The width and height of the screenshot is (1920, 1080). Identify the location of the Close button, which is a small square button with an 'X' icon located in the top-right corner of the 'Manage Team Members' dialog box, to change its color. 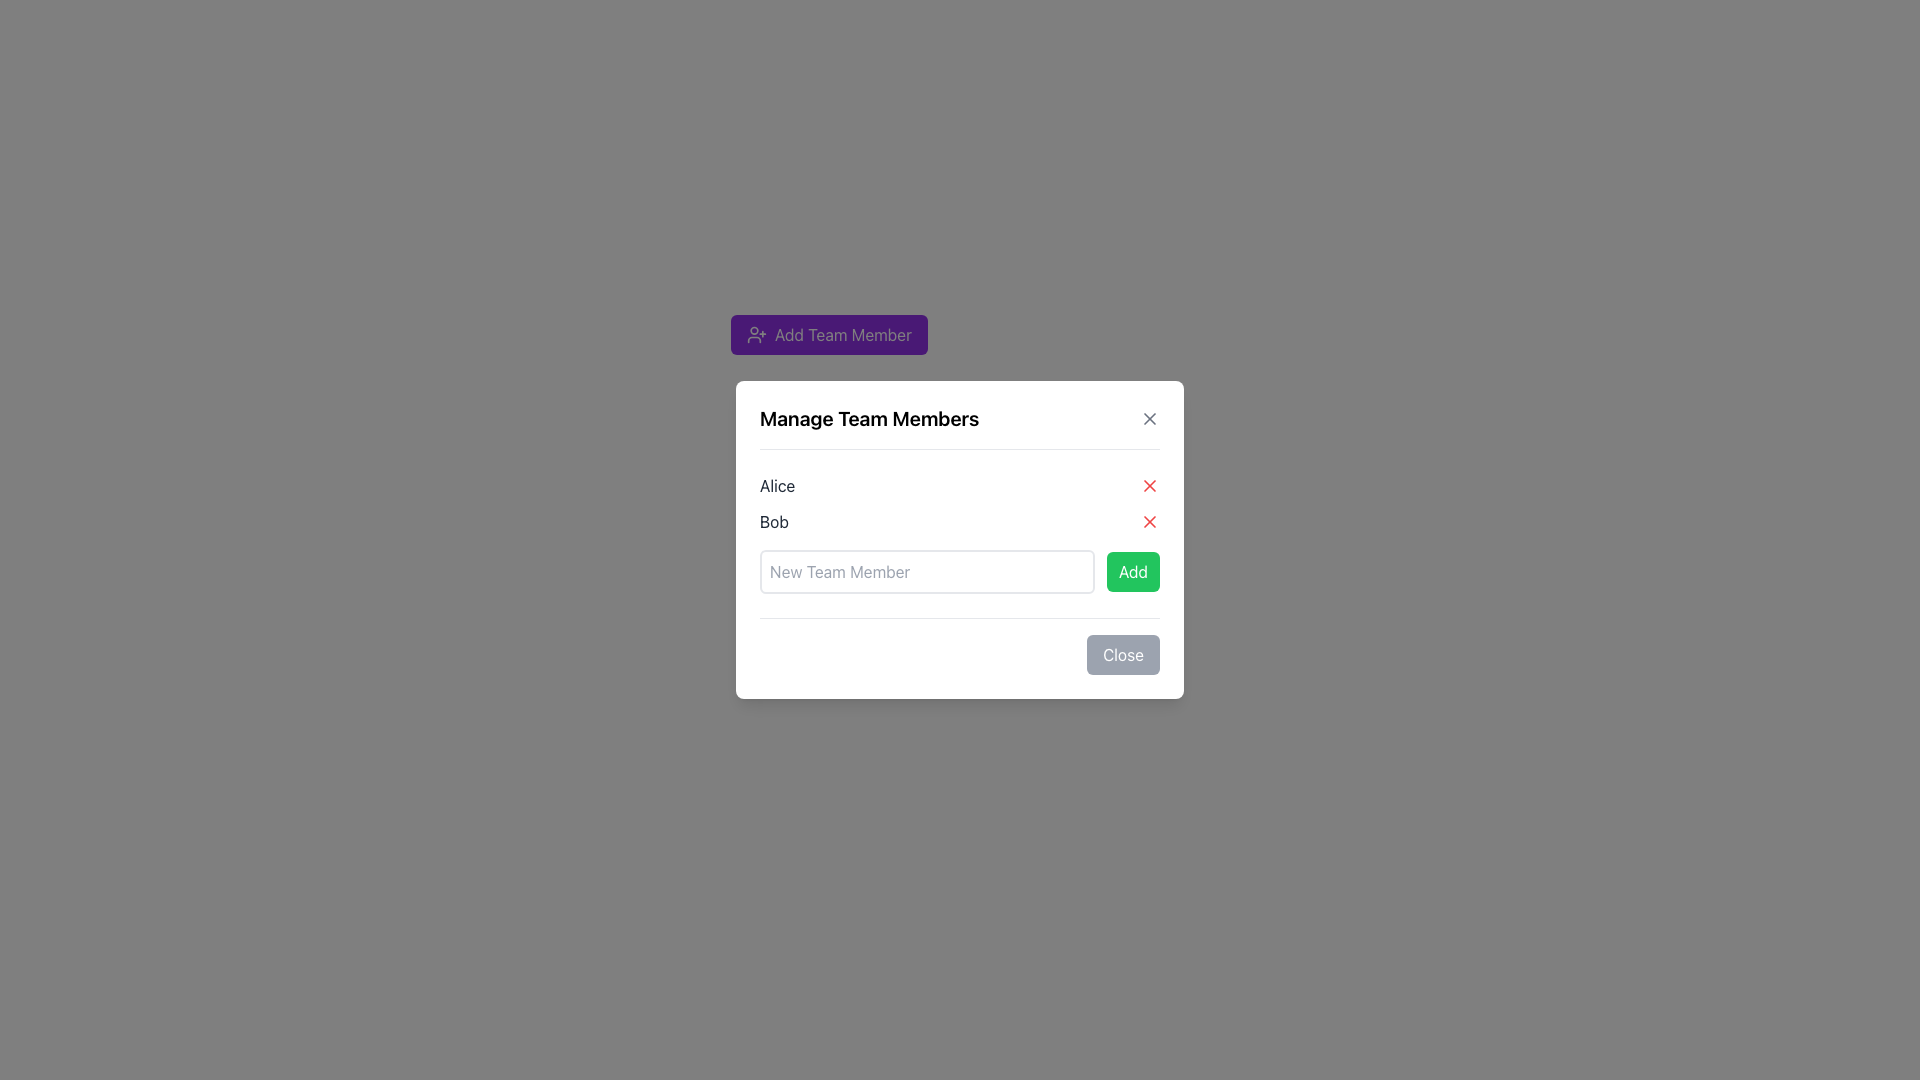
(1150, 418).